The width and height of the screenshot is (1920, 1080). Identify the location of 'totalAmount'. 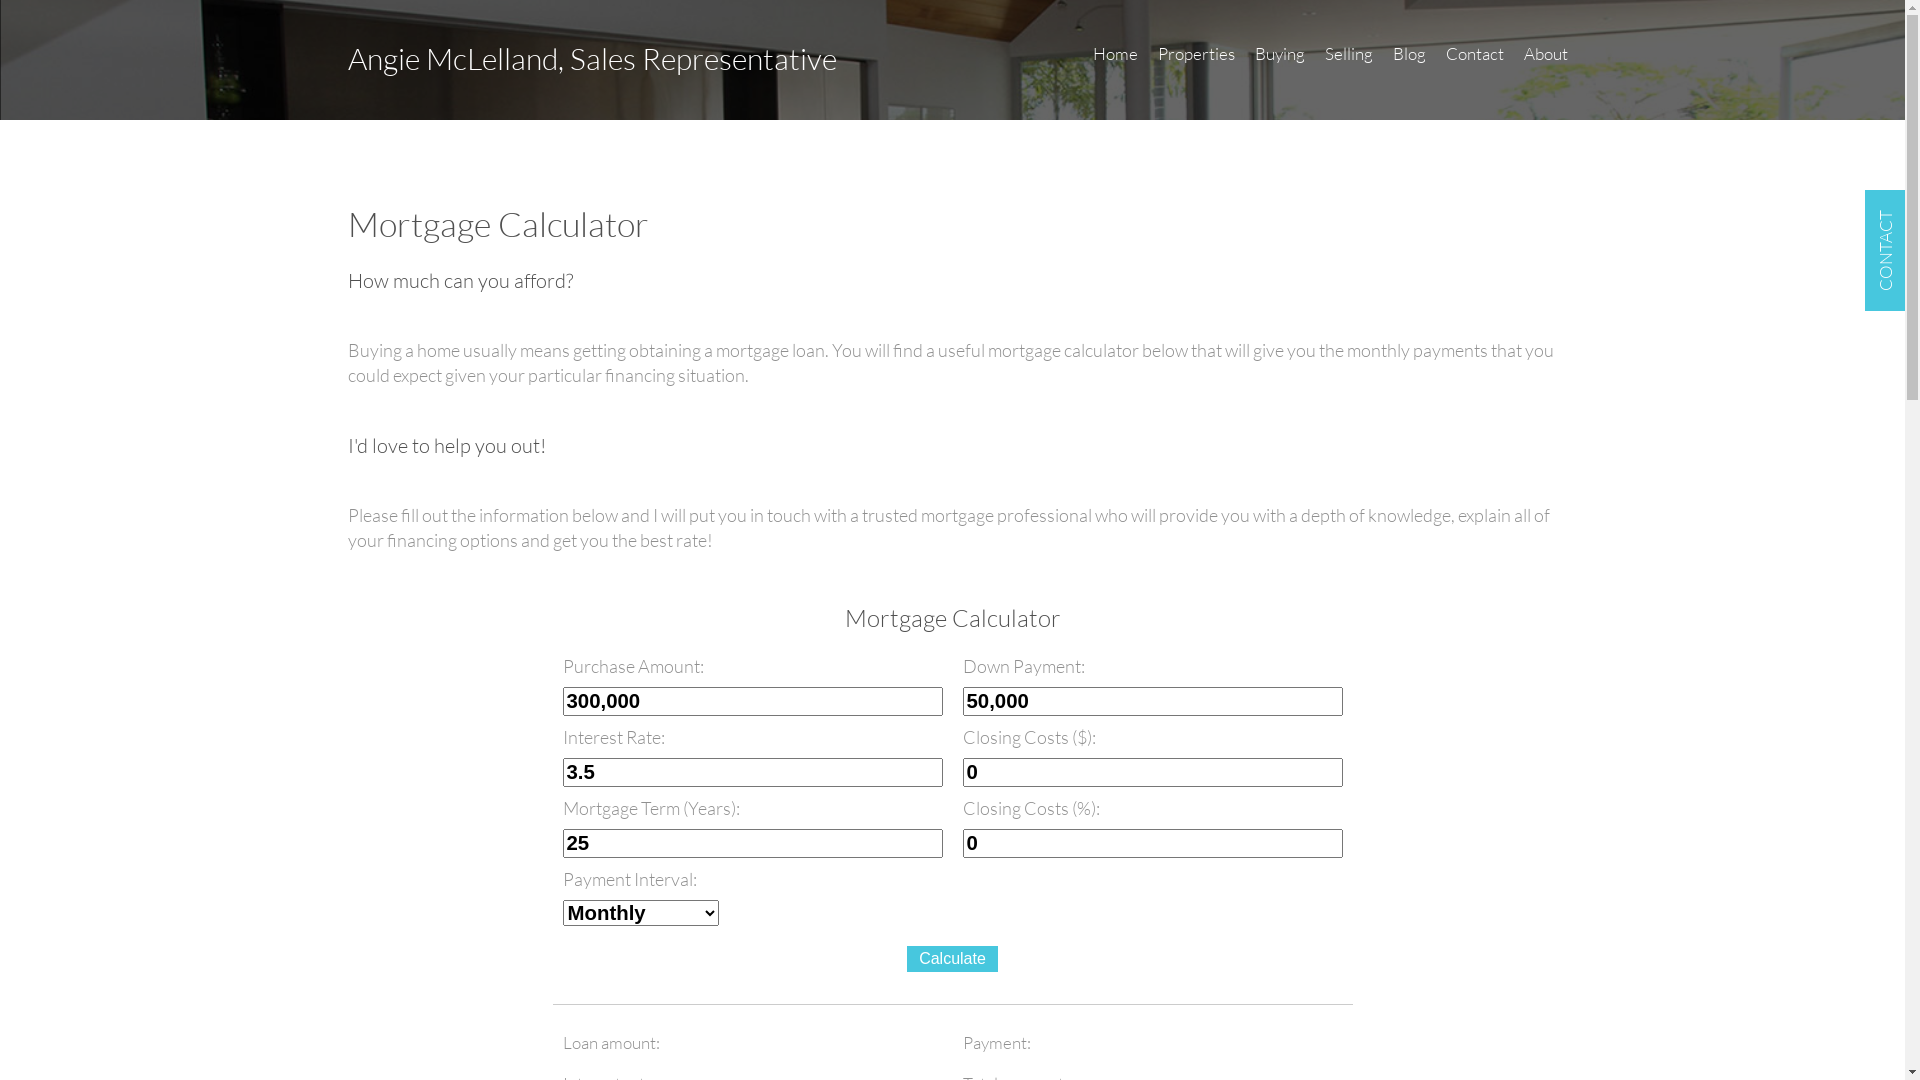
(884, 1041).